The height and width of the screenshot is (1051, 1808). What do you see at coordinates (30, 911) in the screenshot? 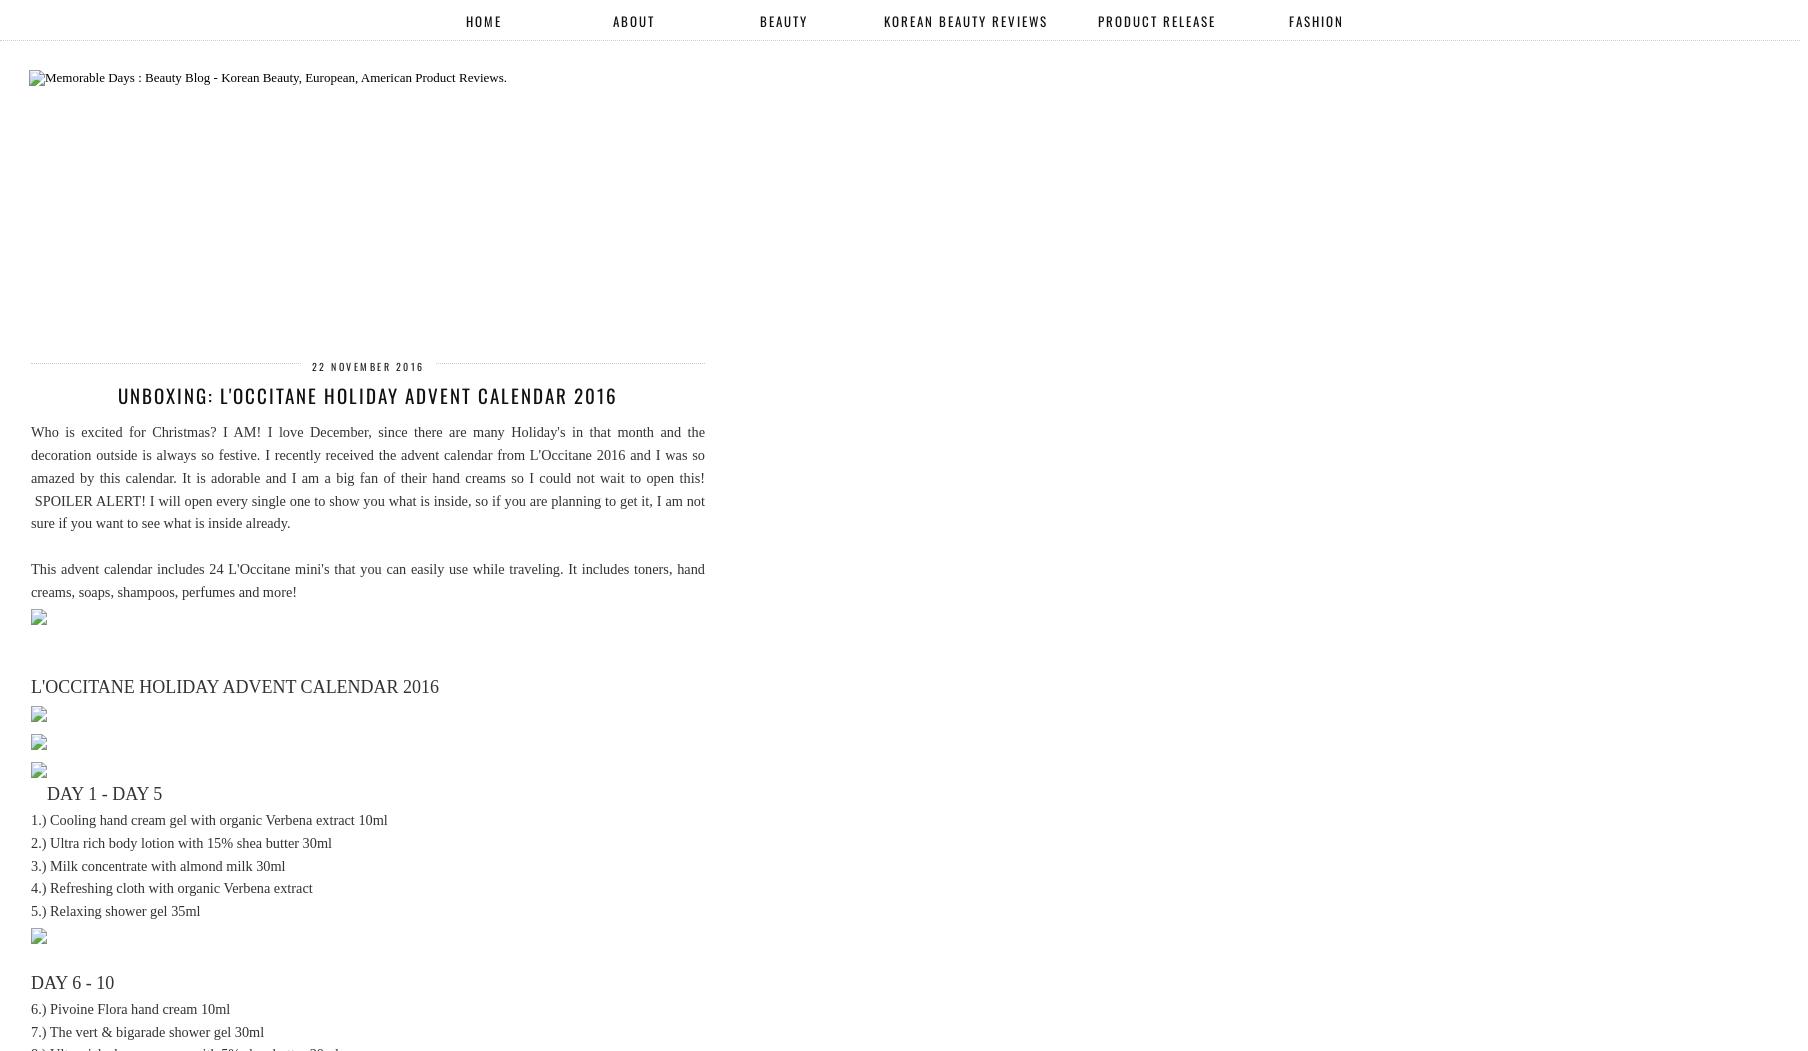
I see `'5.) Relaxing shower gel 35ml'` at bounding box center [30, 911].